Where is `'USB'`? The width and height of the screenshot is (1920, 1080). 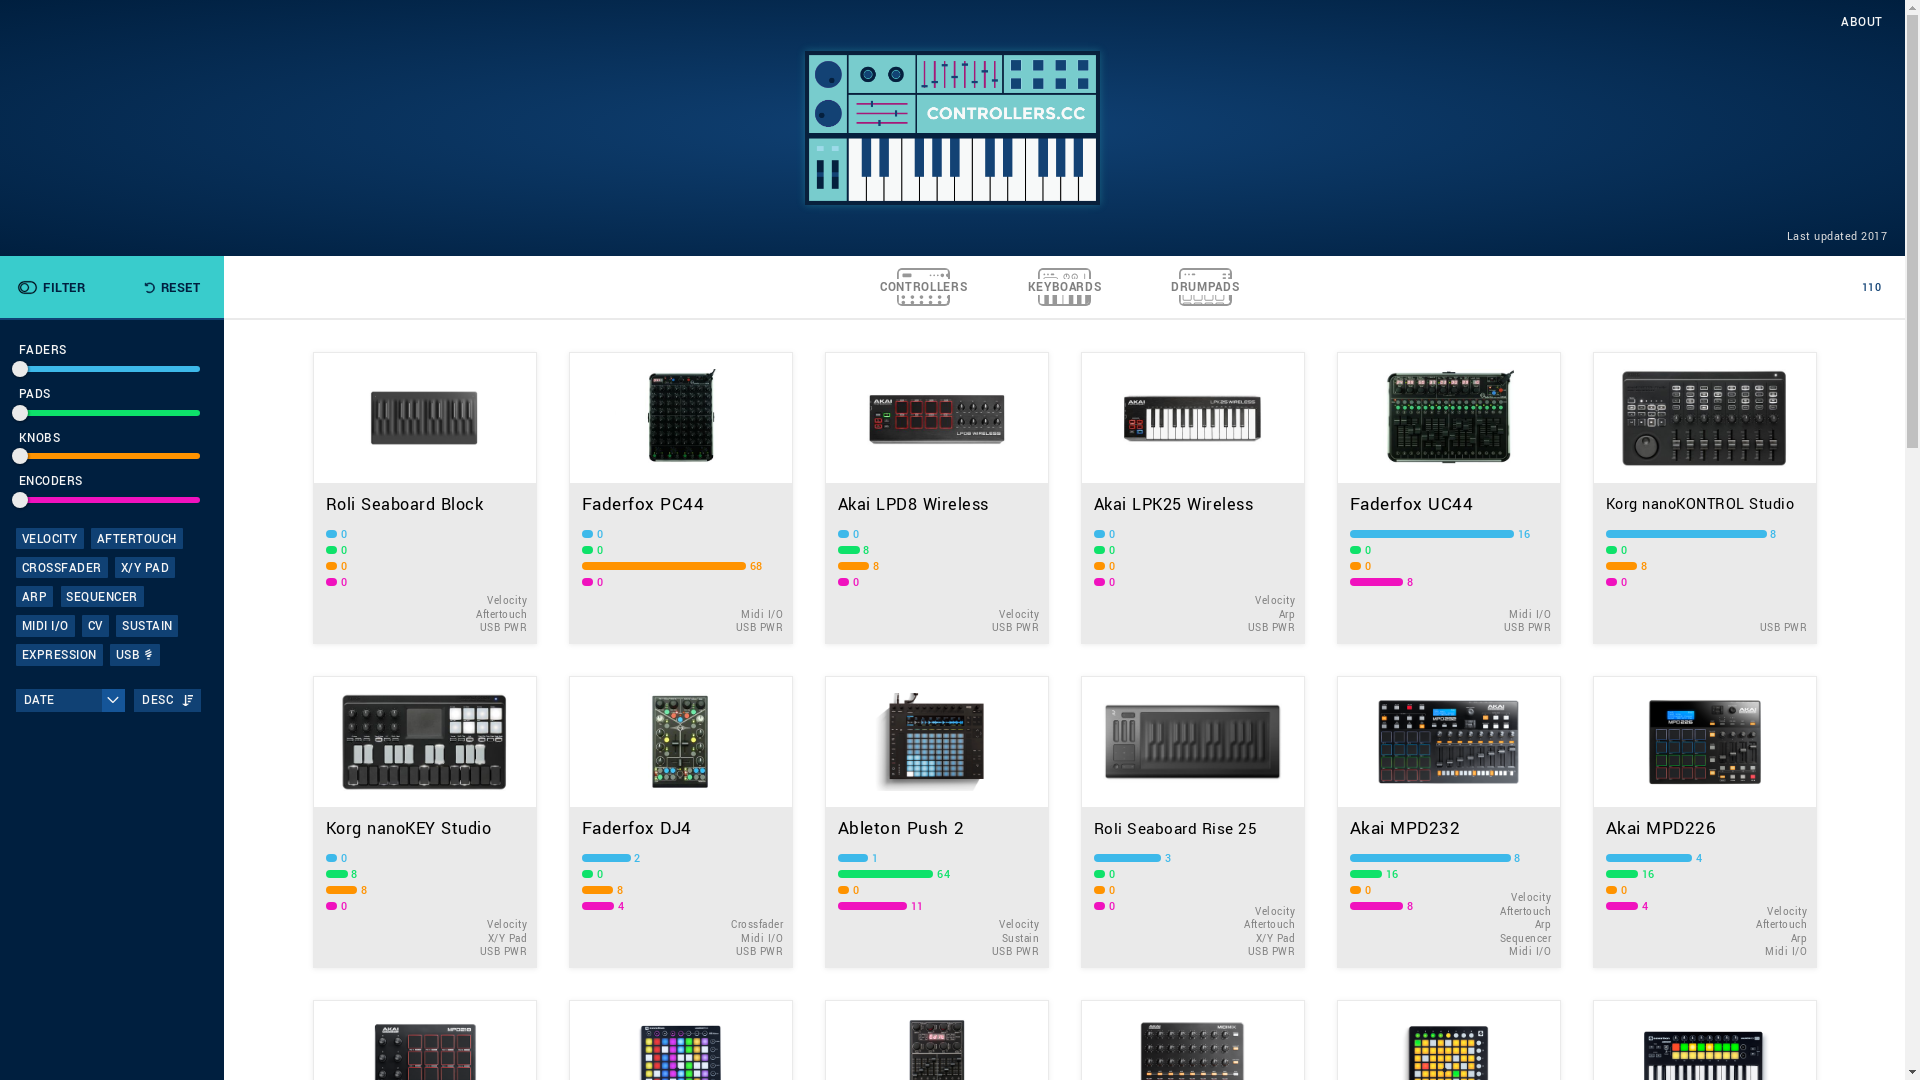
'USB' is located at coordinates (133, 654).